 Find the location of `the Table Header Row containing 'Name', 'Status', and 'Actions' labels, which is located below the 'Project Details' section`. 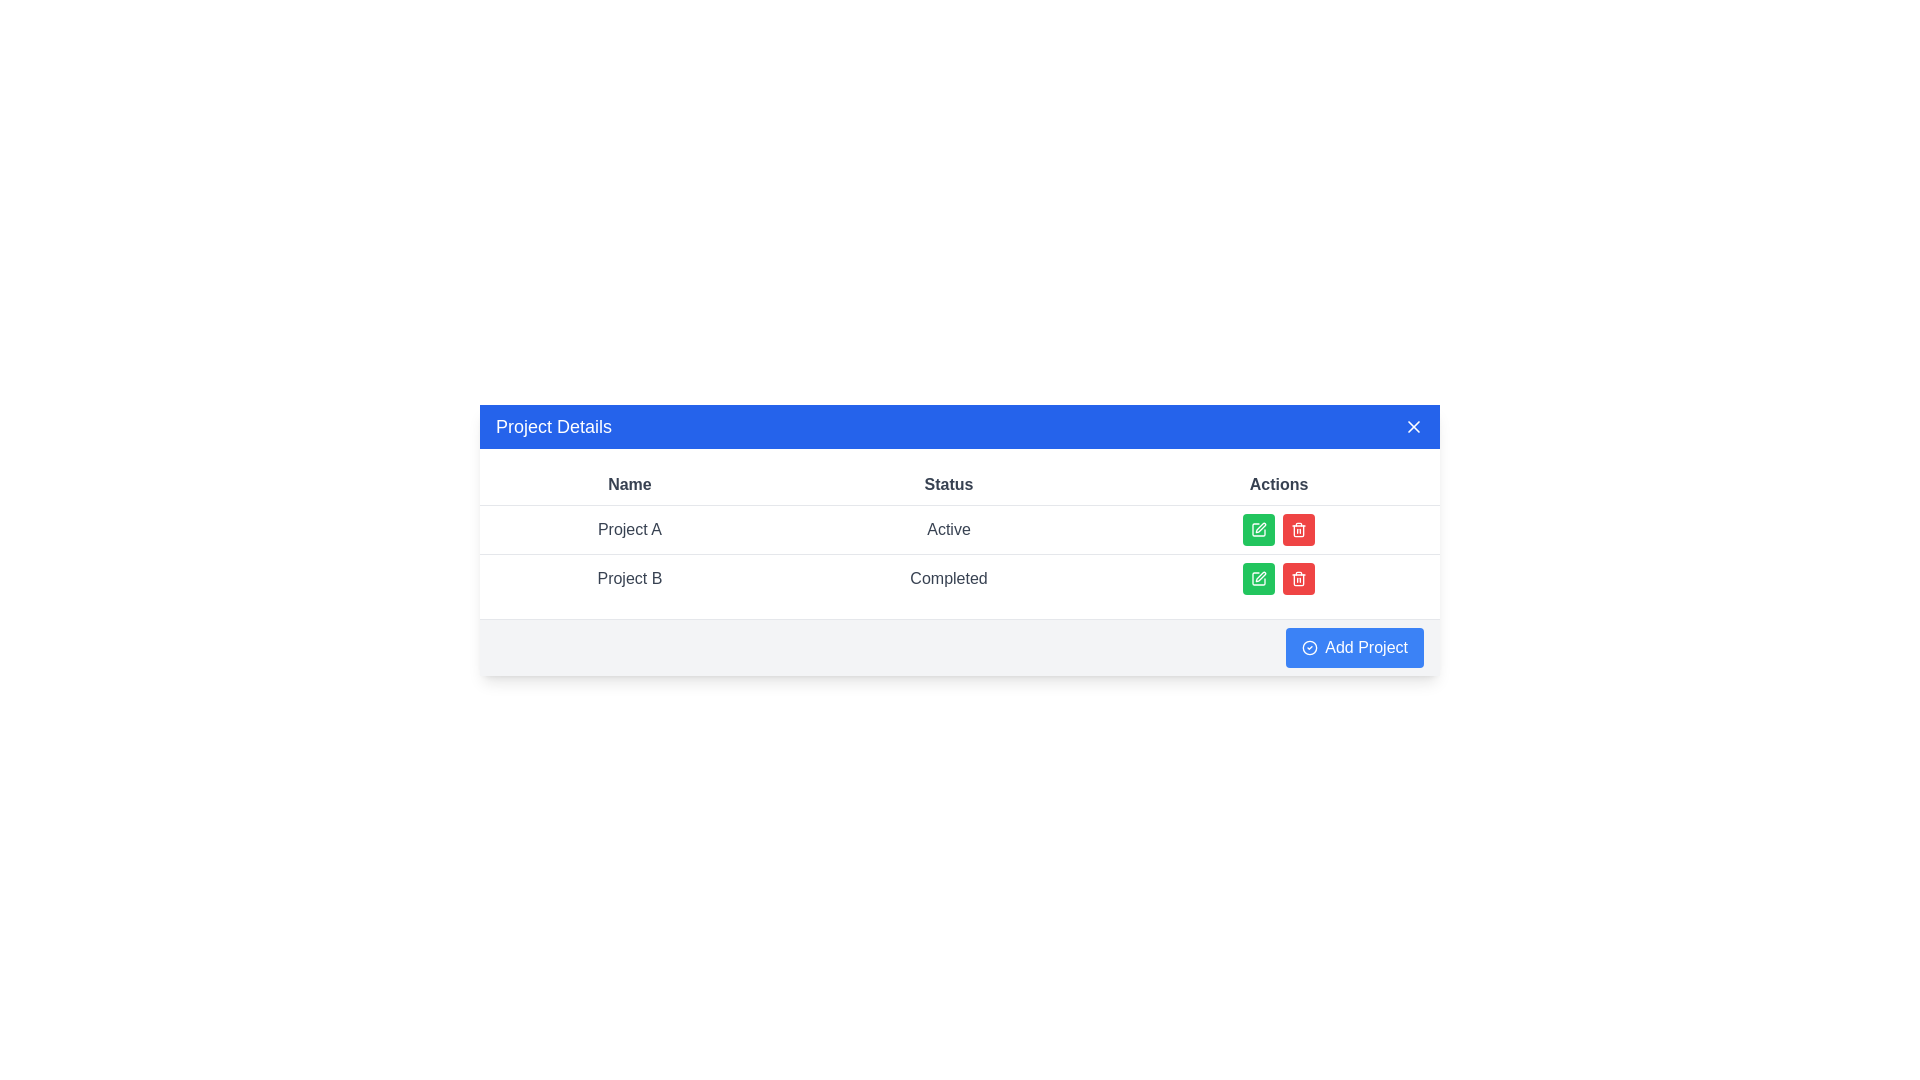

the Table Header Row containing 'Name', 'Status', and 'Actions' labels, which is located below the 'Project Details' section is located at coordinates (960, 483).